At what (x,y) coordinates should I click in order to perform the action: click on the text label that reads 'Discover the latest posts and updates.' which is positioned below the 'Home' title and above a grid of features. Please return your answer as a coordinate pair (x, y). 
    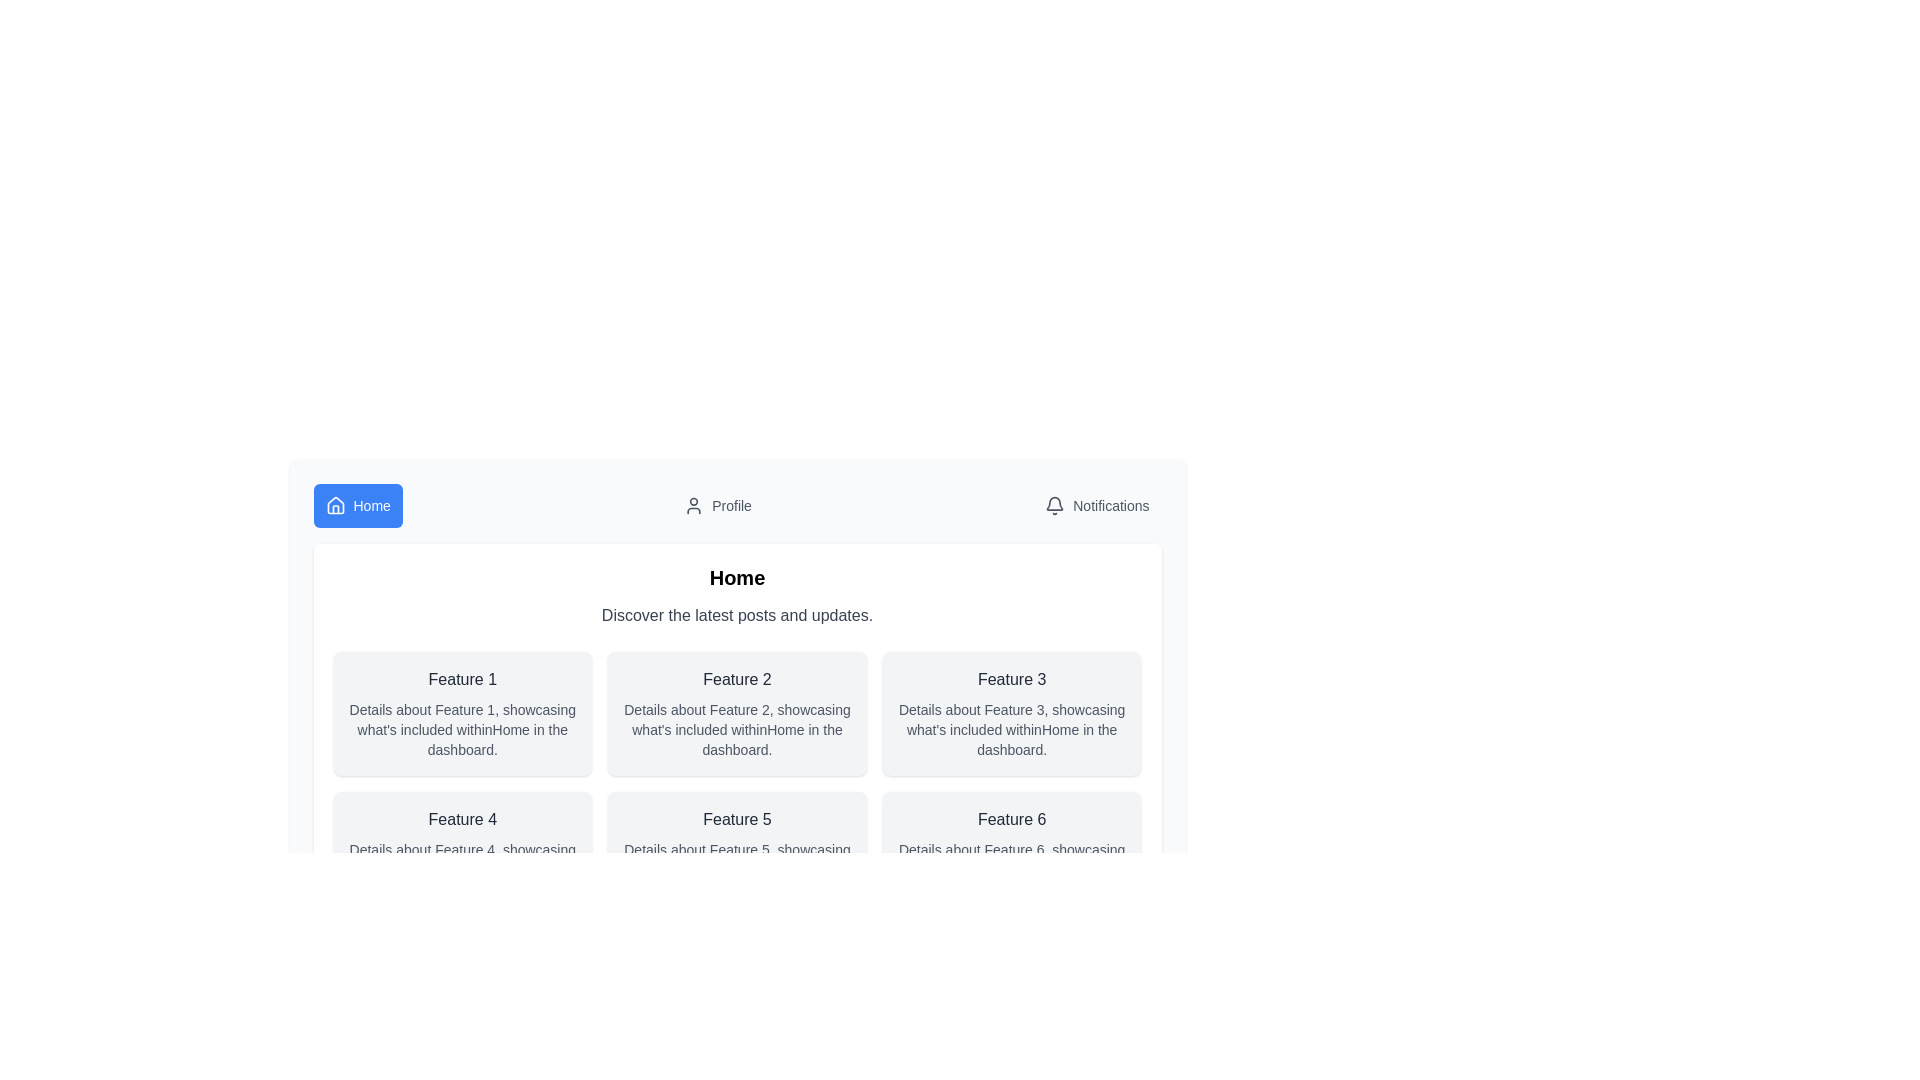
    Looking at the image, I should click on (736, 615).